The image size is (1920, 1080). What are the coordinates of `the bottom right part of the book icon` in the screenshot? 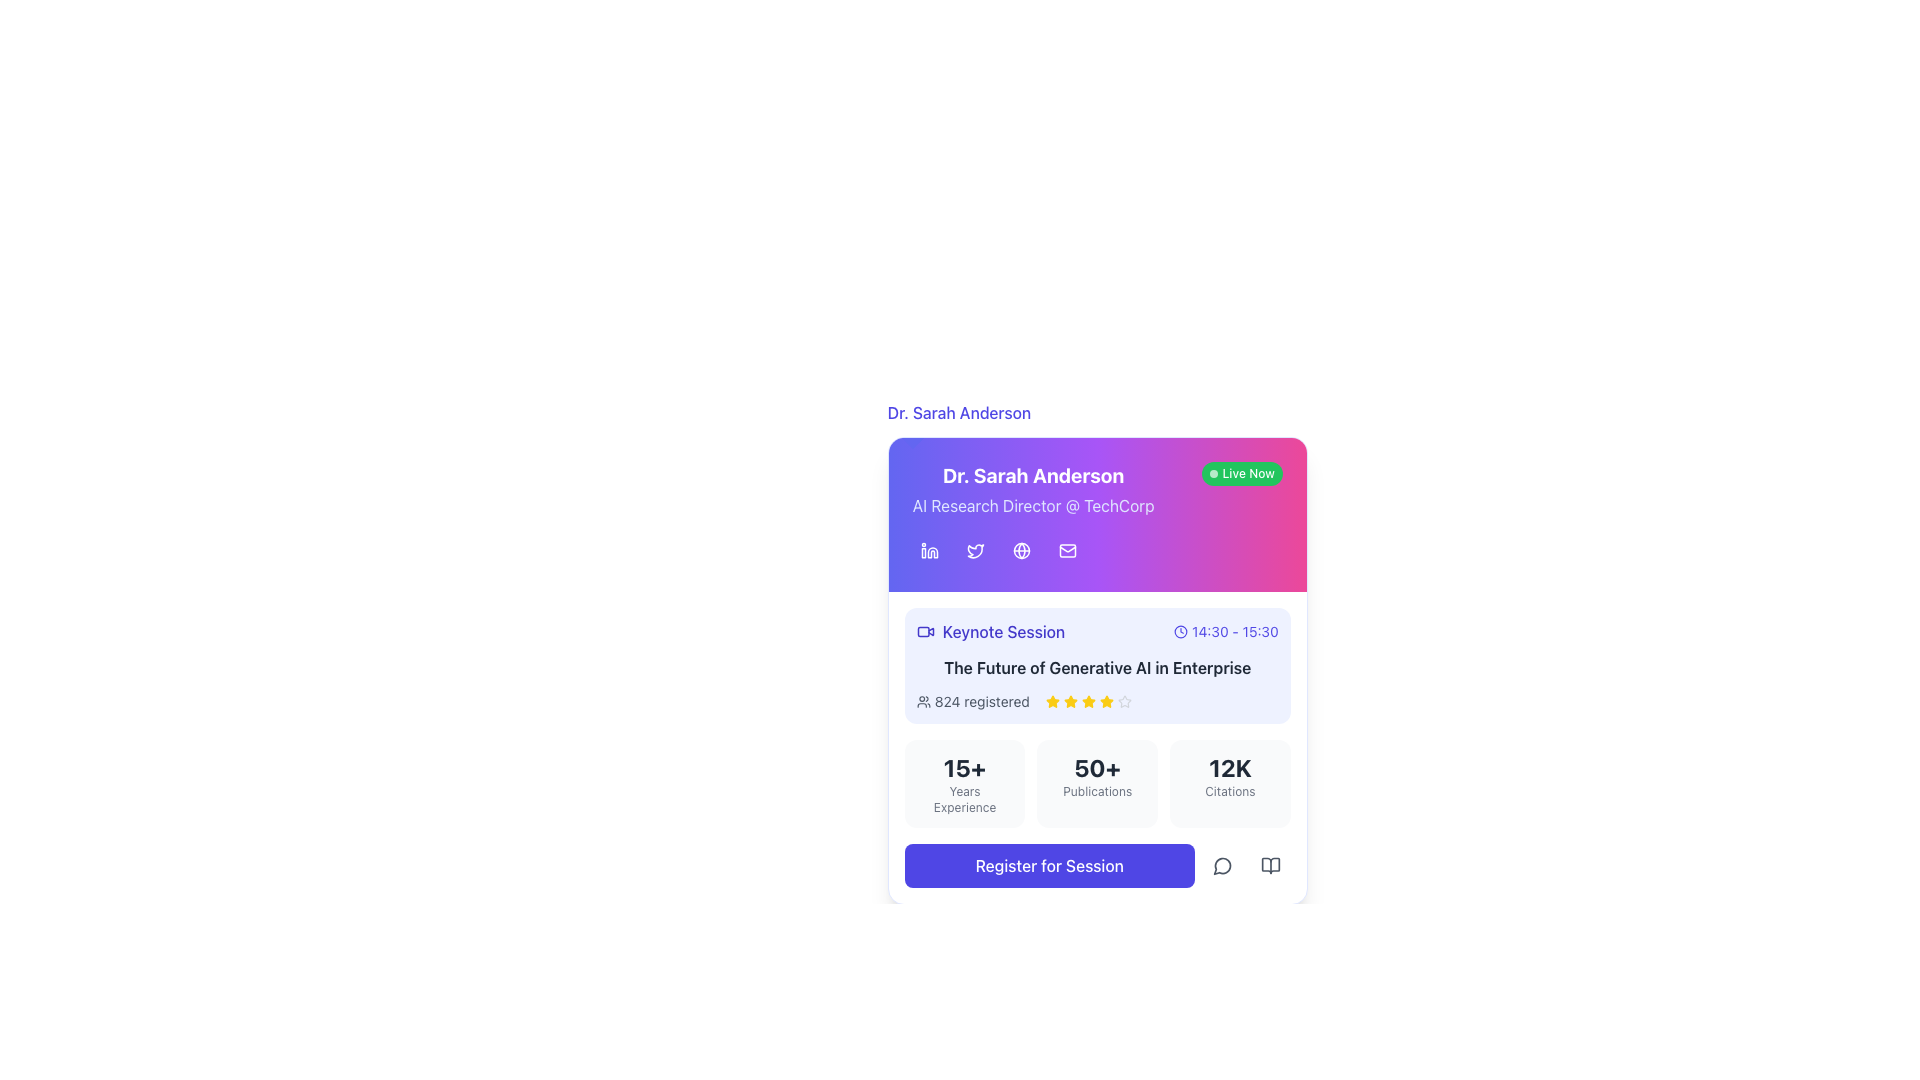 It's located at (1269, 865).